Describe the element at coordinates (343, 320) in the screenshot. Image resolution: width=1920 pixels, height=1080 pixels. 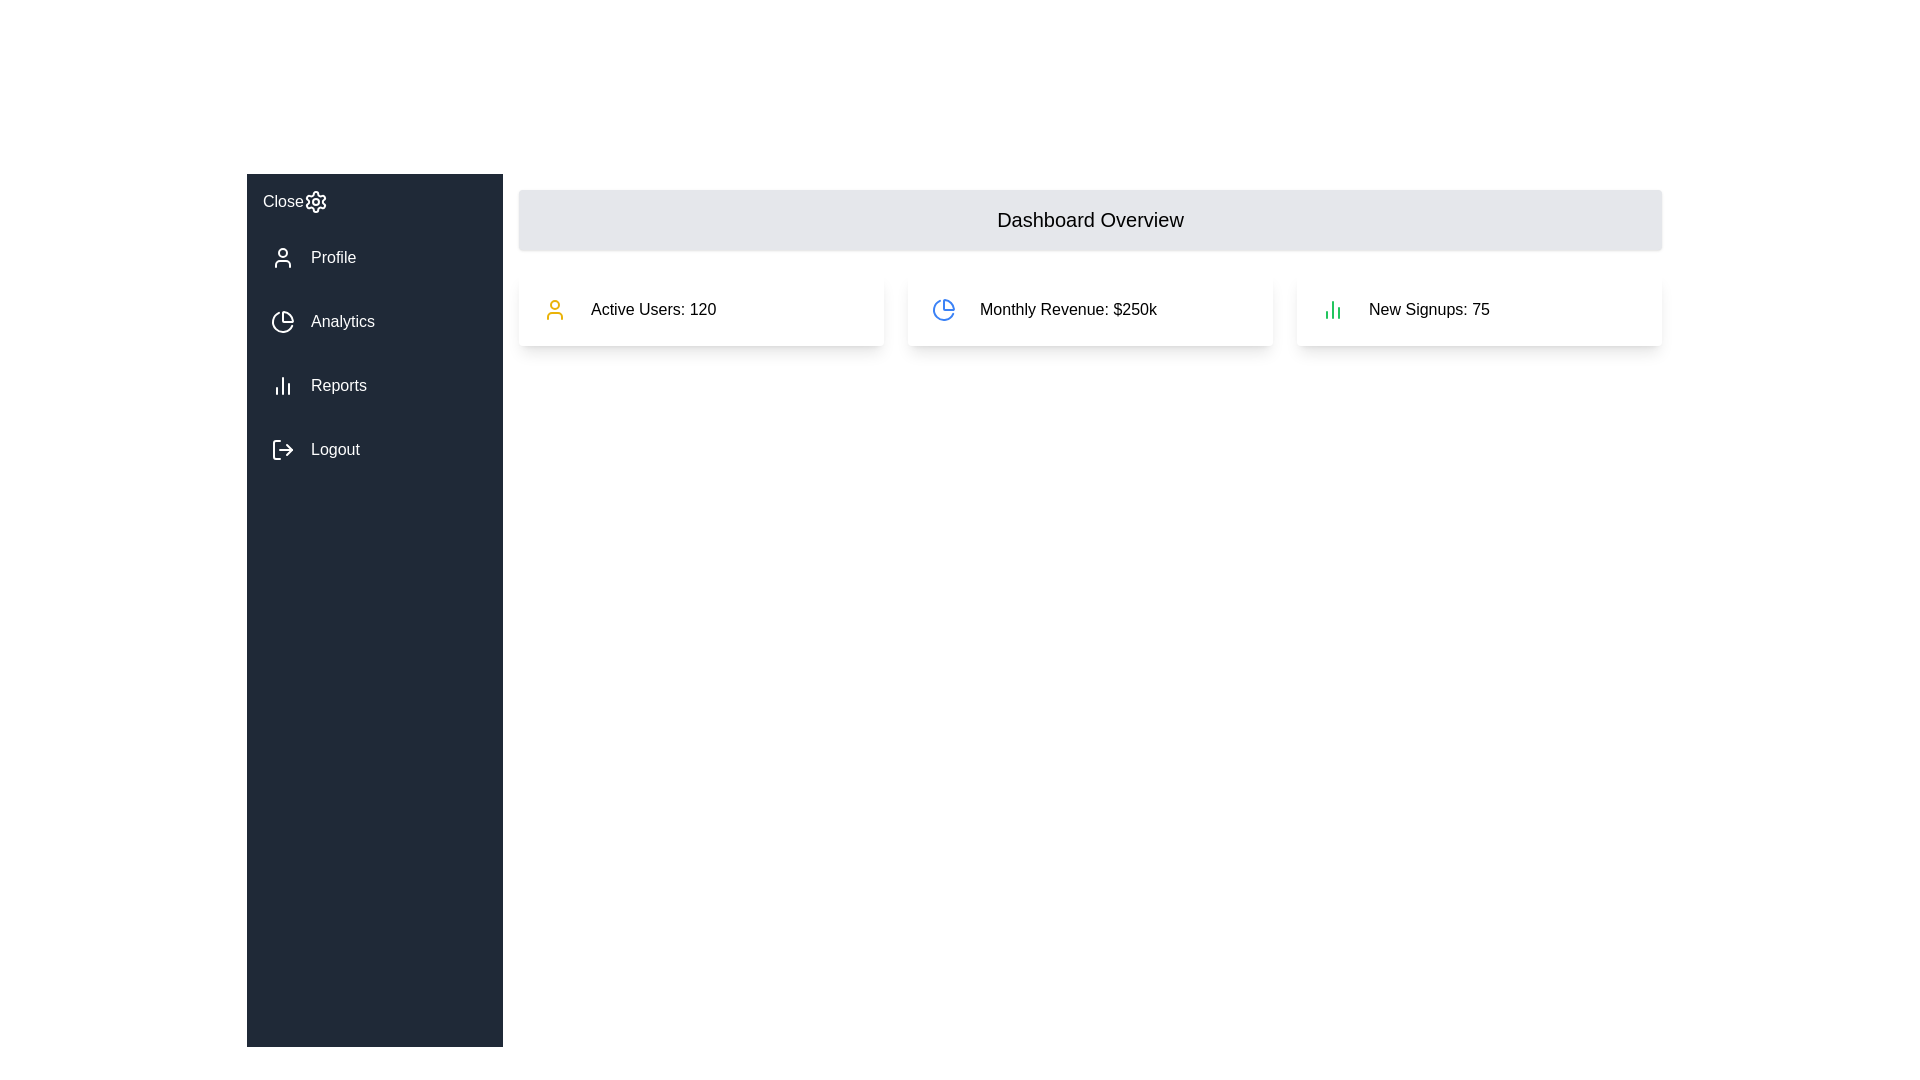
I see `the 'Analytics' label in the left navigation menu, which displays the text in white against a dark background` at that location.